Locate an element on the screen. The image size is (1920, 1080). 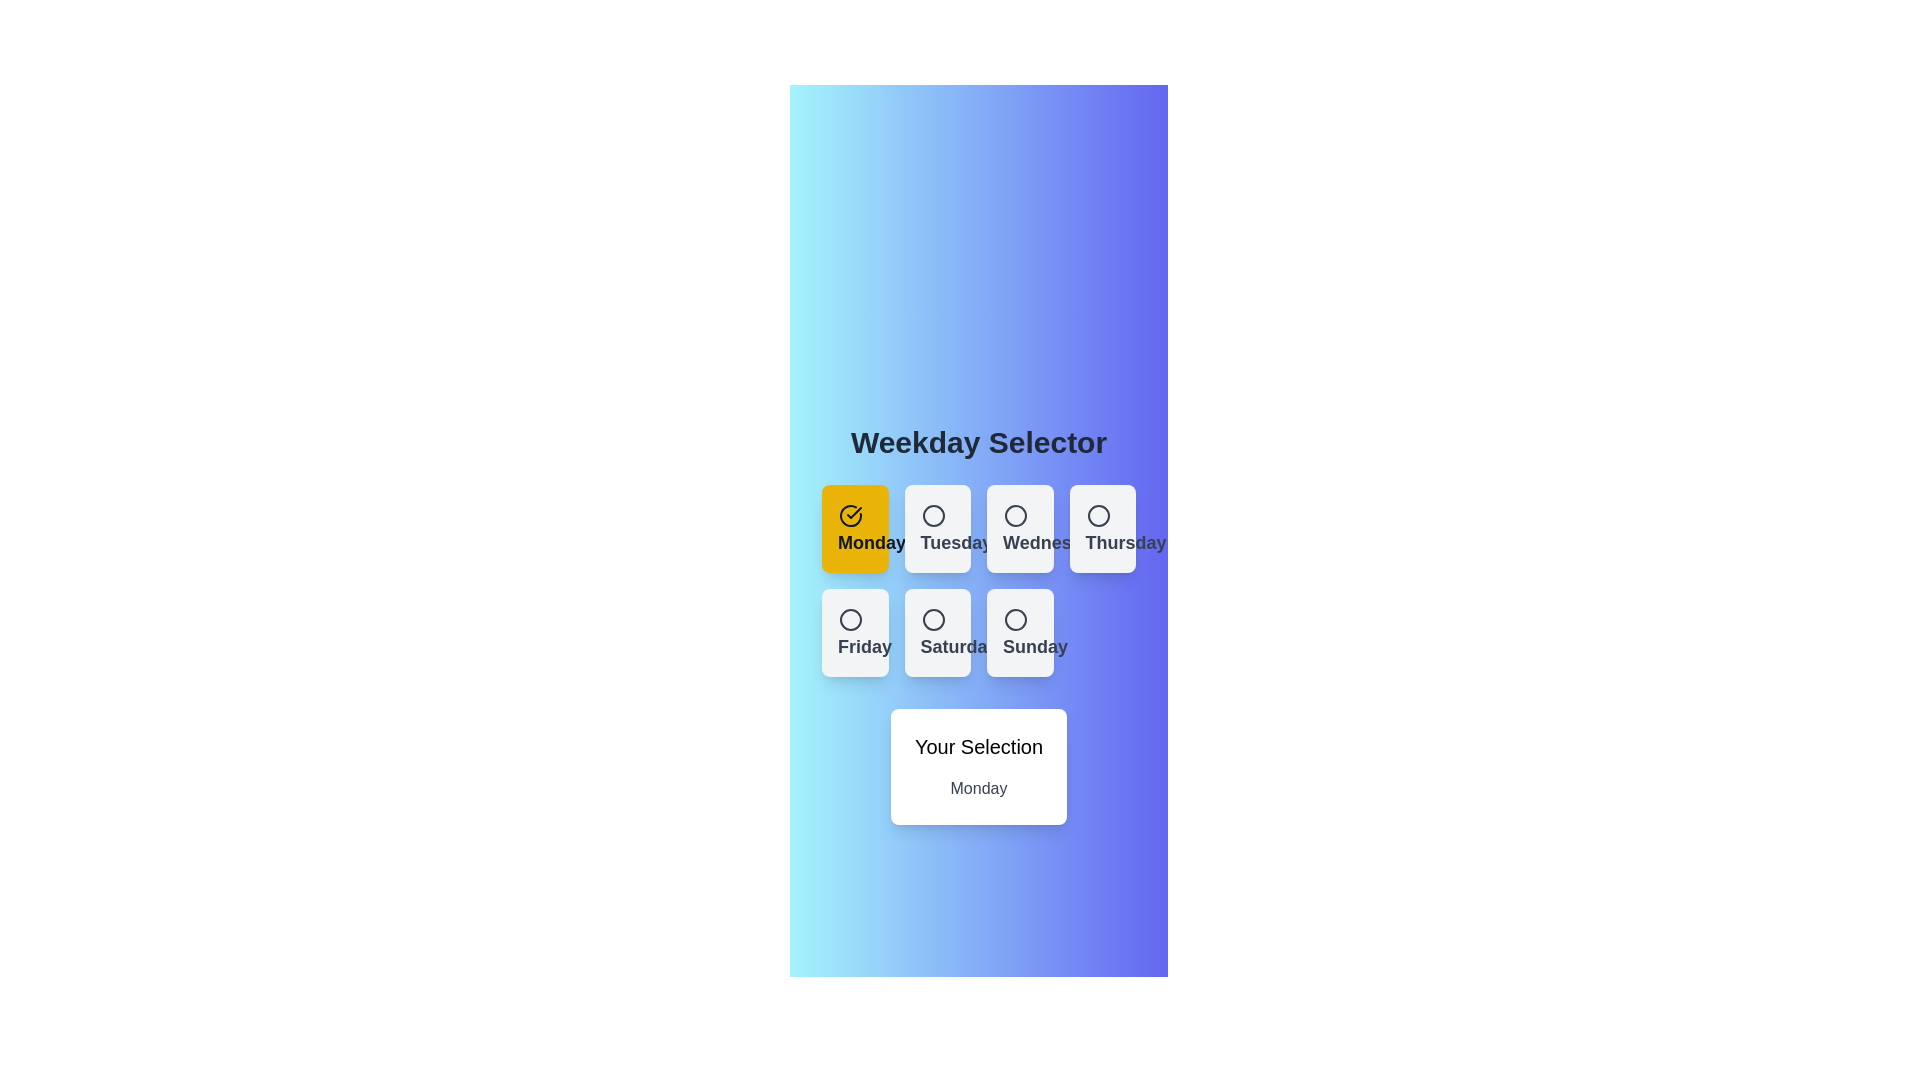
the button corresponding to Friday is located at coordinates (855, 632).